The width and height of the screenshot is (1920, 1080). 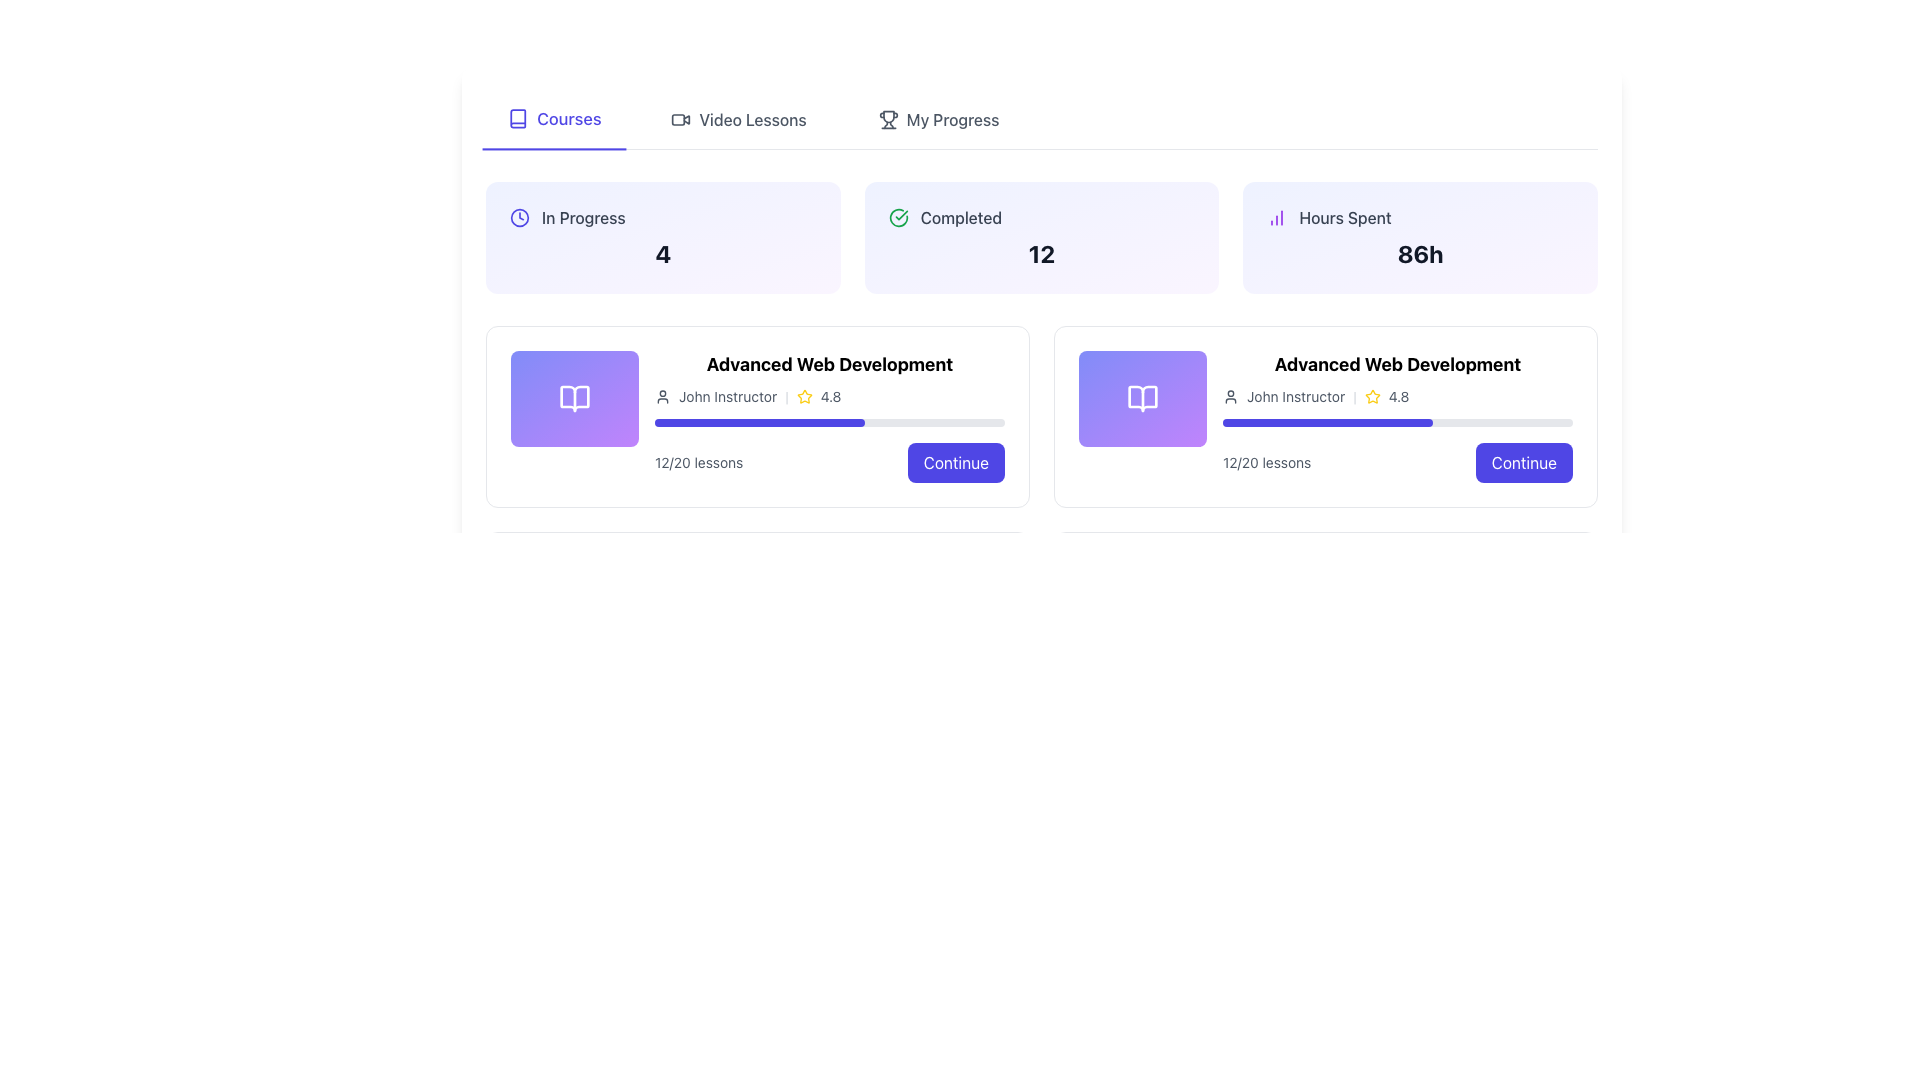 I want to click on the yellow star-shaped rating icon, which is positioned to the right of 'John Instructor' and before the numeric rating '4.8', so click(x=804, y=397).